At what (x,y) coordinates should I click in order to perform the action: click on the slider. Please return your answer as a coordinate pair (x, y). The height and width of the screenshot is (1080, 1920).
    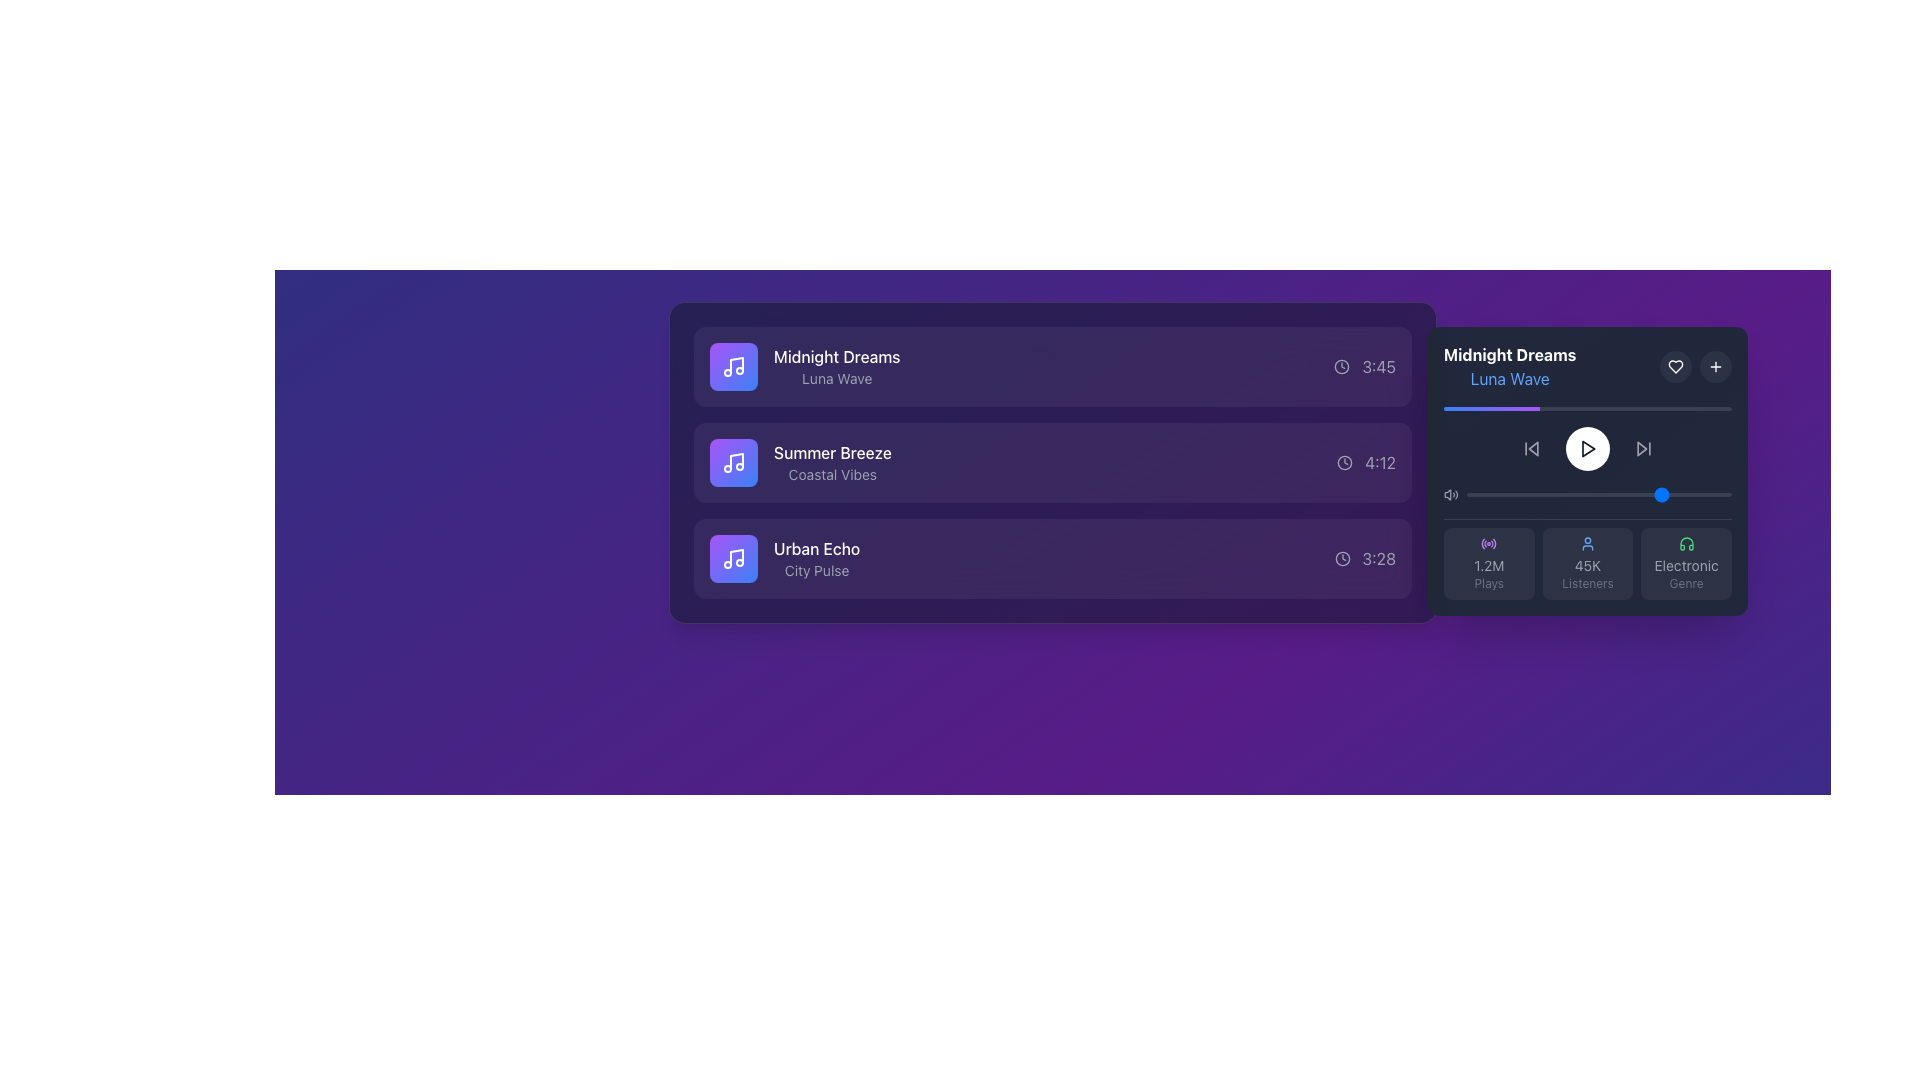
    Looking at the image, I should click on (1701, 494).